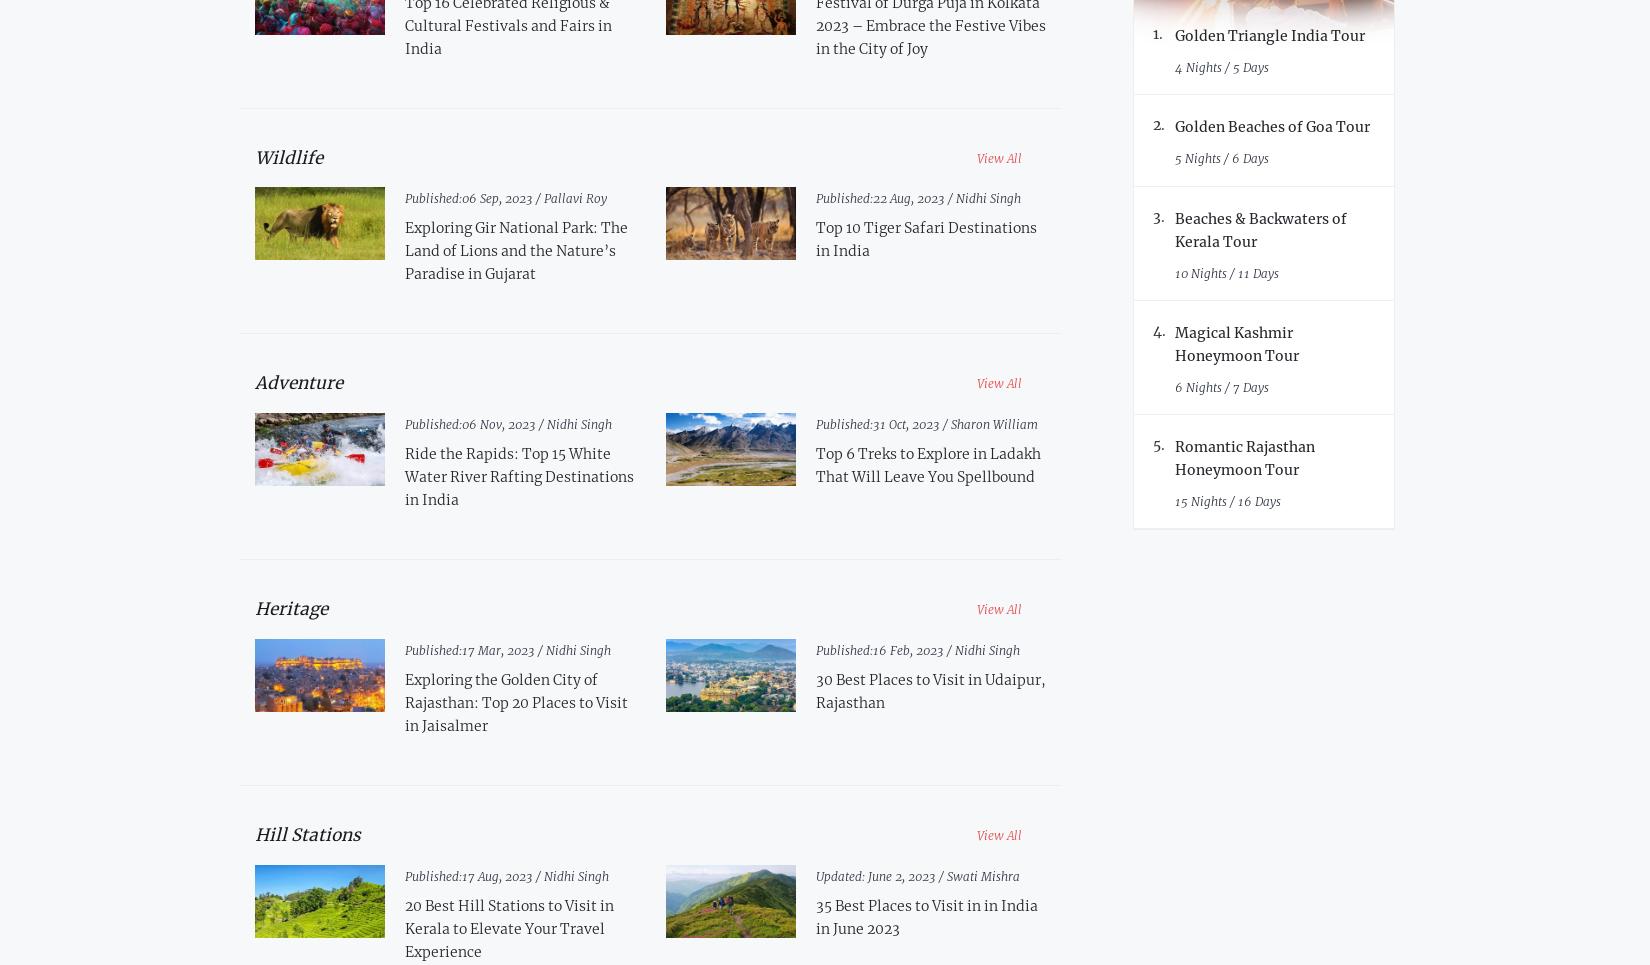 This screenshot has height=965, width=1650. What do you see at coordinates (308, 832) in the screenshot?
I see `'Hill Stations'` at bounding box center [308, 832].